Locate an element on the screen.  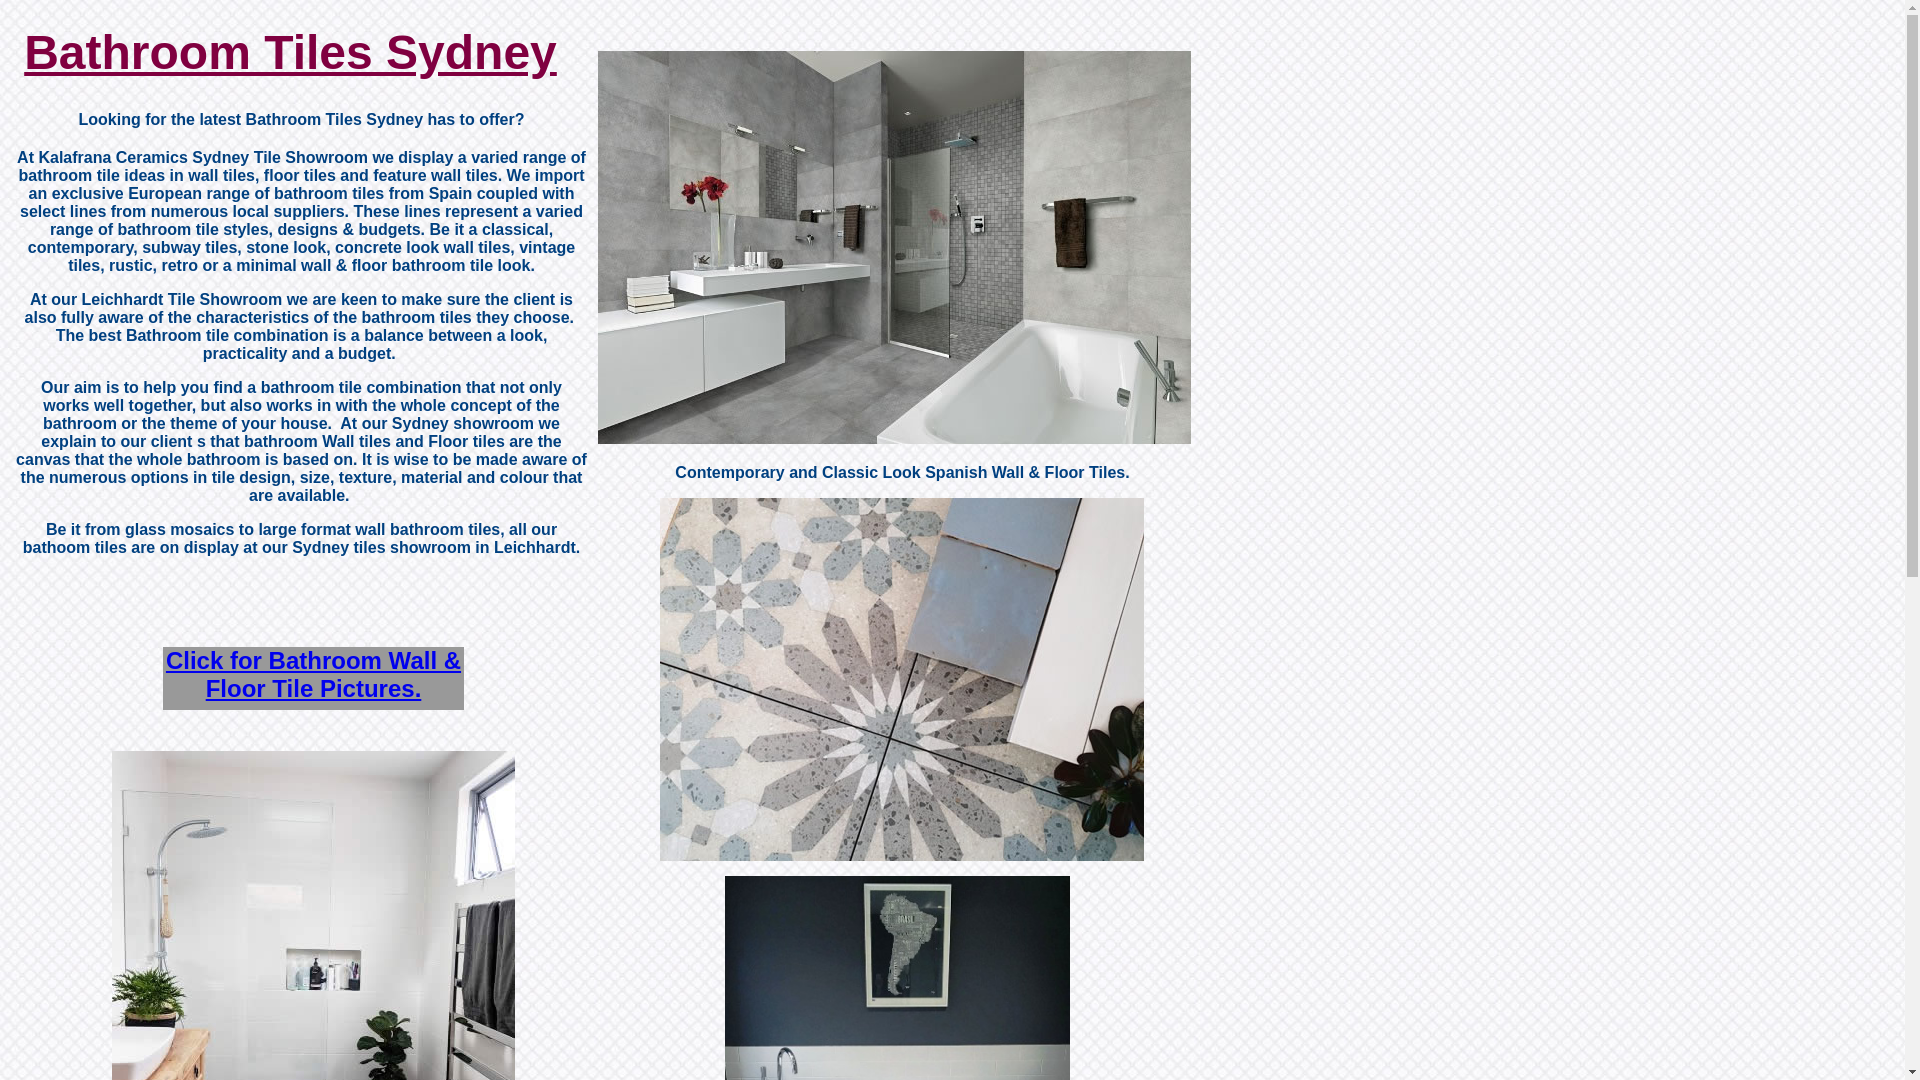
'Click for Bathroom Wall & Floor Tile Pictures.' is located at coordinates (312, 674).